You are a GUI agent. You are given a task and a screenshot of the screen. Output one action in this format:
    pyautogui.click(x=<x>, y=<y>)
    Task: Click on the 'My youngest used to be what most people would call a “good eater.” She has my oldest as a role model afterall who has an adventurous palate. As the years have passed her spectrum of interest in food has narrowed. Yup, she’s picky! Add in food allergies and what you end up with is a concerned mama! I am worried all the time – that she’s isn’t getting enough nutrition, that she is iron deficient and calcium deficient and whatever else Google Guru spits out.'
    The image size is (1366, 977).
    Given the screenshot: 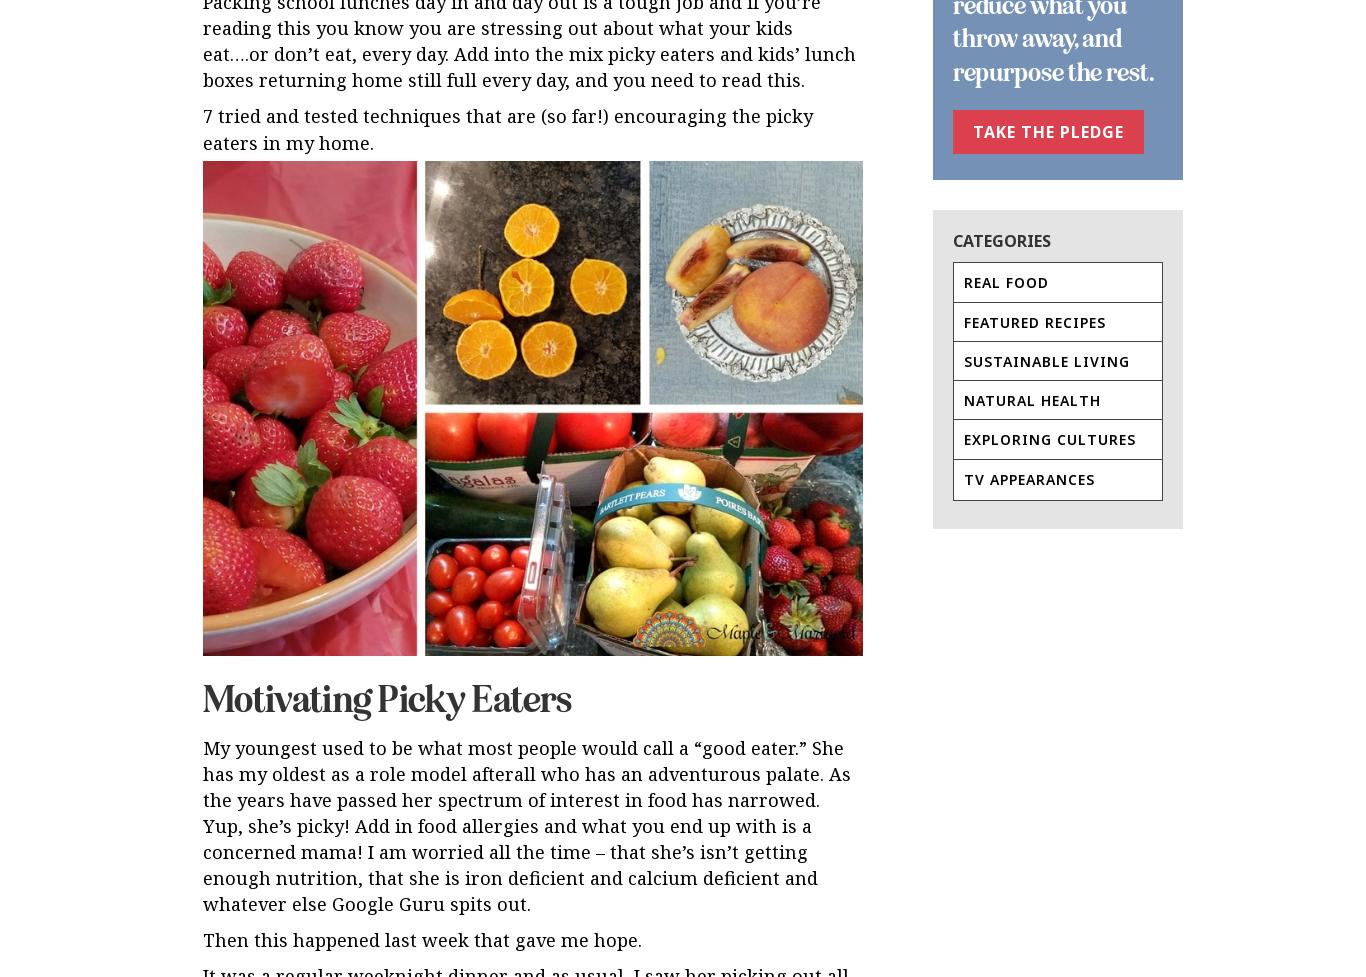 What is the action you would take?
    pyautogui.click(x=527, y=824)
    